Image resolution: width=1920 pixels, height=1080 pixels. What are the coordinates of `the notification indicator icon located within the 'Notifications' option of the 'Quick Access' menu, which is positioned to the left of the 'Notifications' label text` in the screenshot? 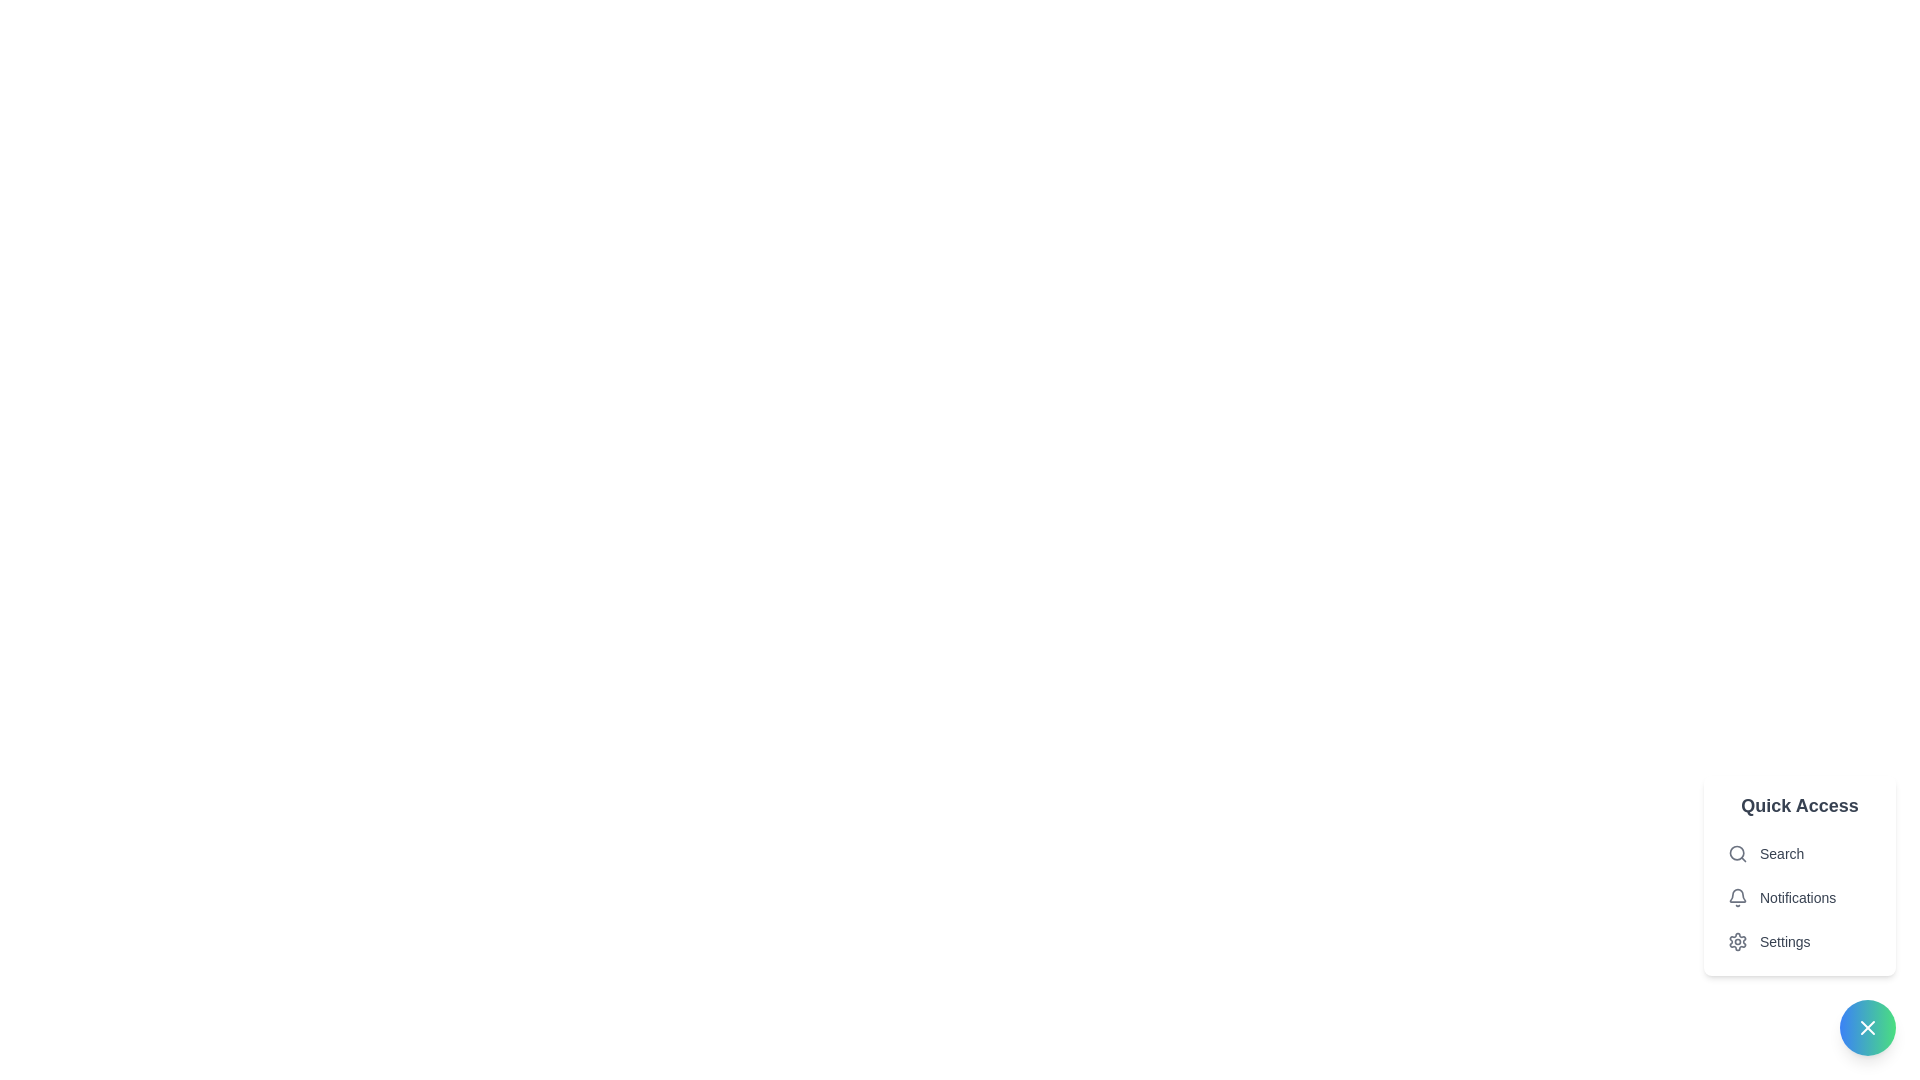 It's located at (1736, 897).